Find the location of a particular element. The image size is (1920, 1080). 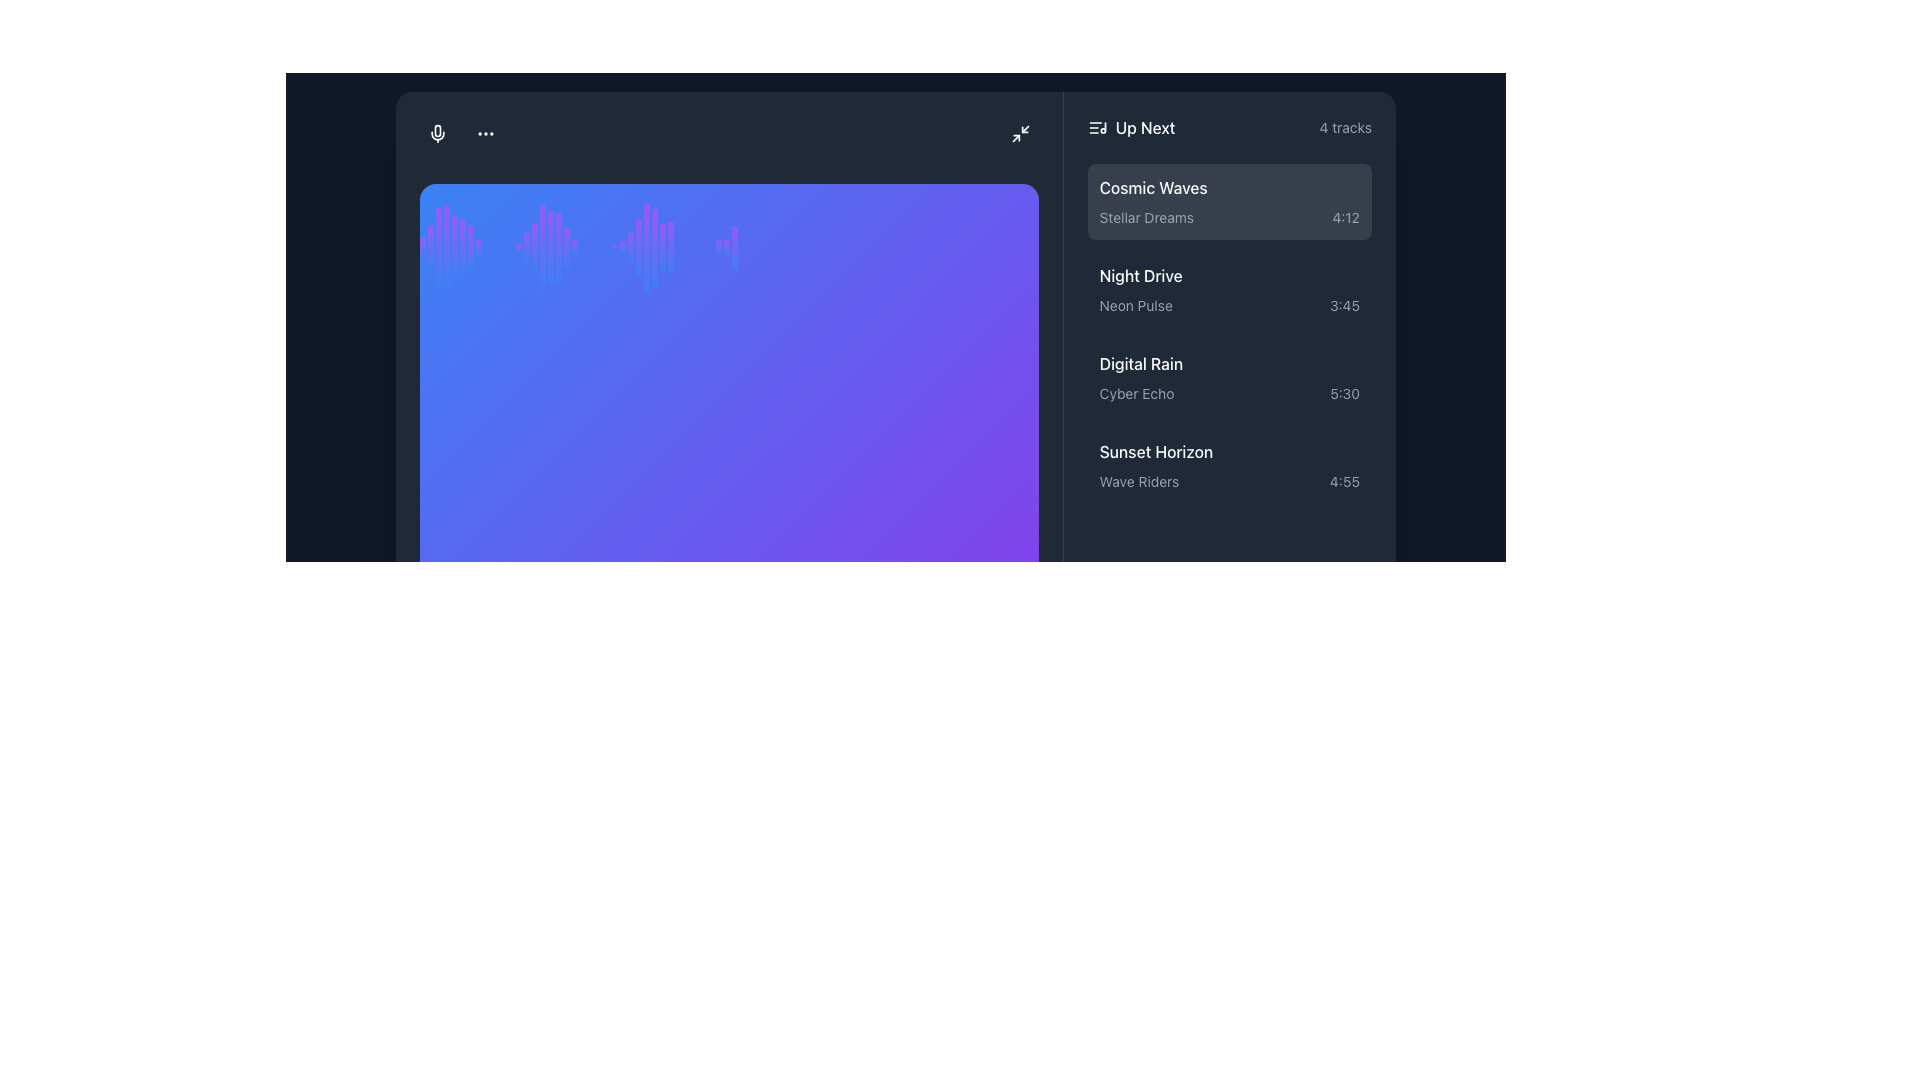

text displayed as 'Up Next', which is styled in white and located near the upper-right area of the interface, adjacent to a musical note icon is located at coordinates (1131, 127).